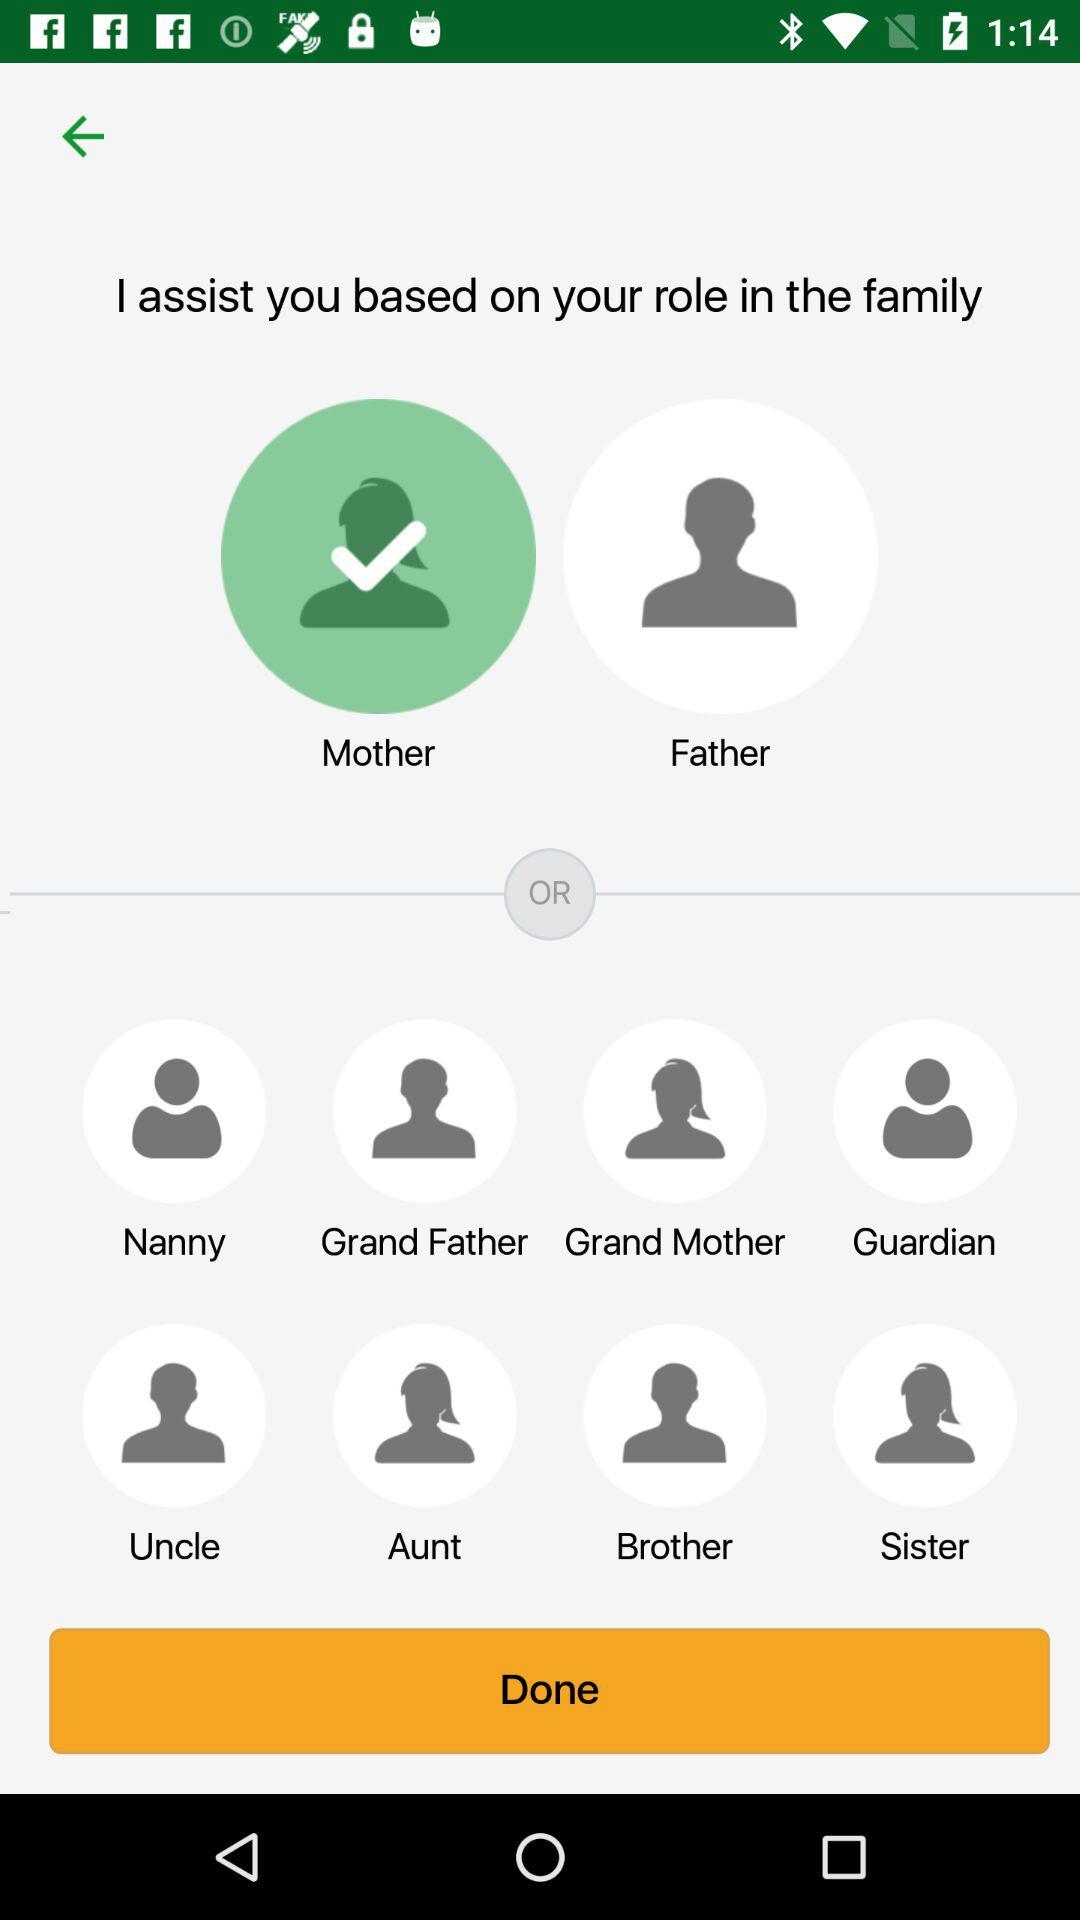 The height and width of the screenshot is (1920, 1080). Describe the element at coordinates (540, 1690) in the screenshot. I see `icon below the uncle` at that location.